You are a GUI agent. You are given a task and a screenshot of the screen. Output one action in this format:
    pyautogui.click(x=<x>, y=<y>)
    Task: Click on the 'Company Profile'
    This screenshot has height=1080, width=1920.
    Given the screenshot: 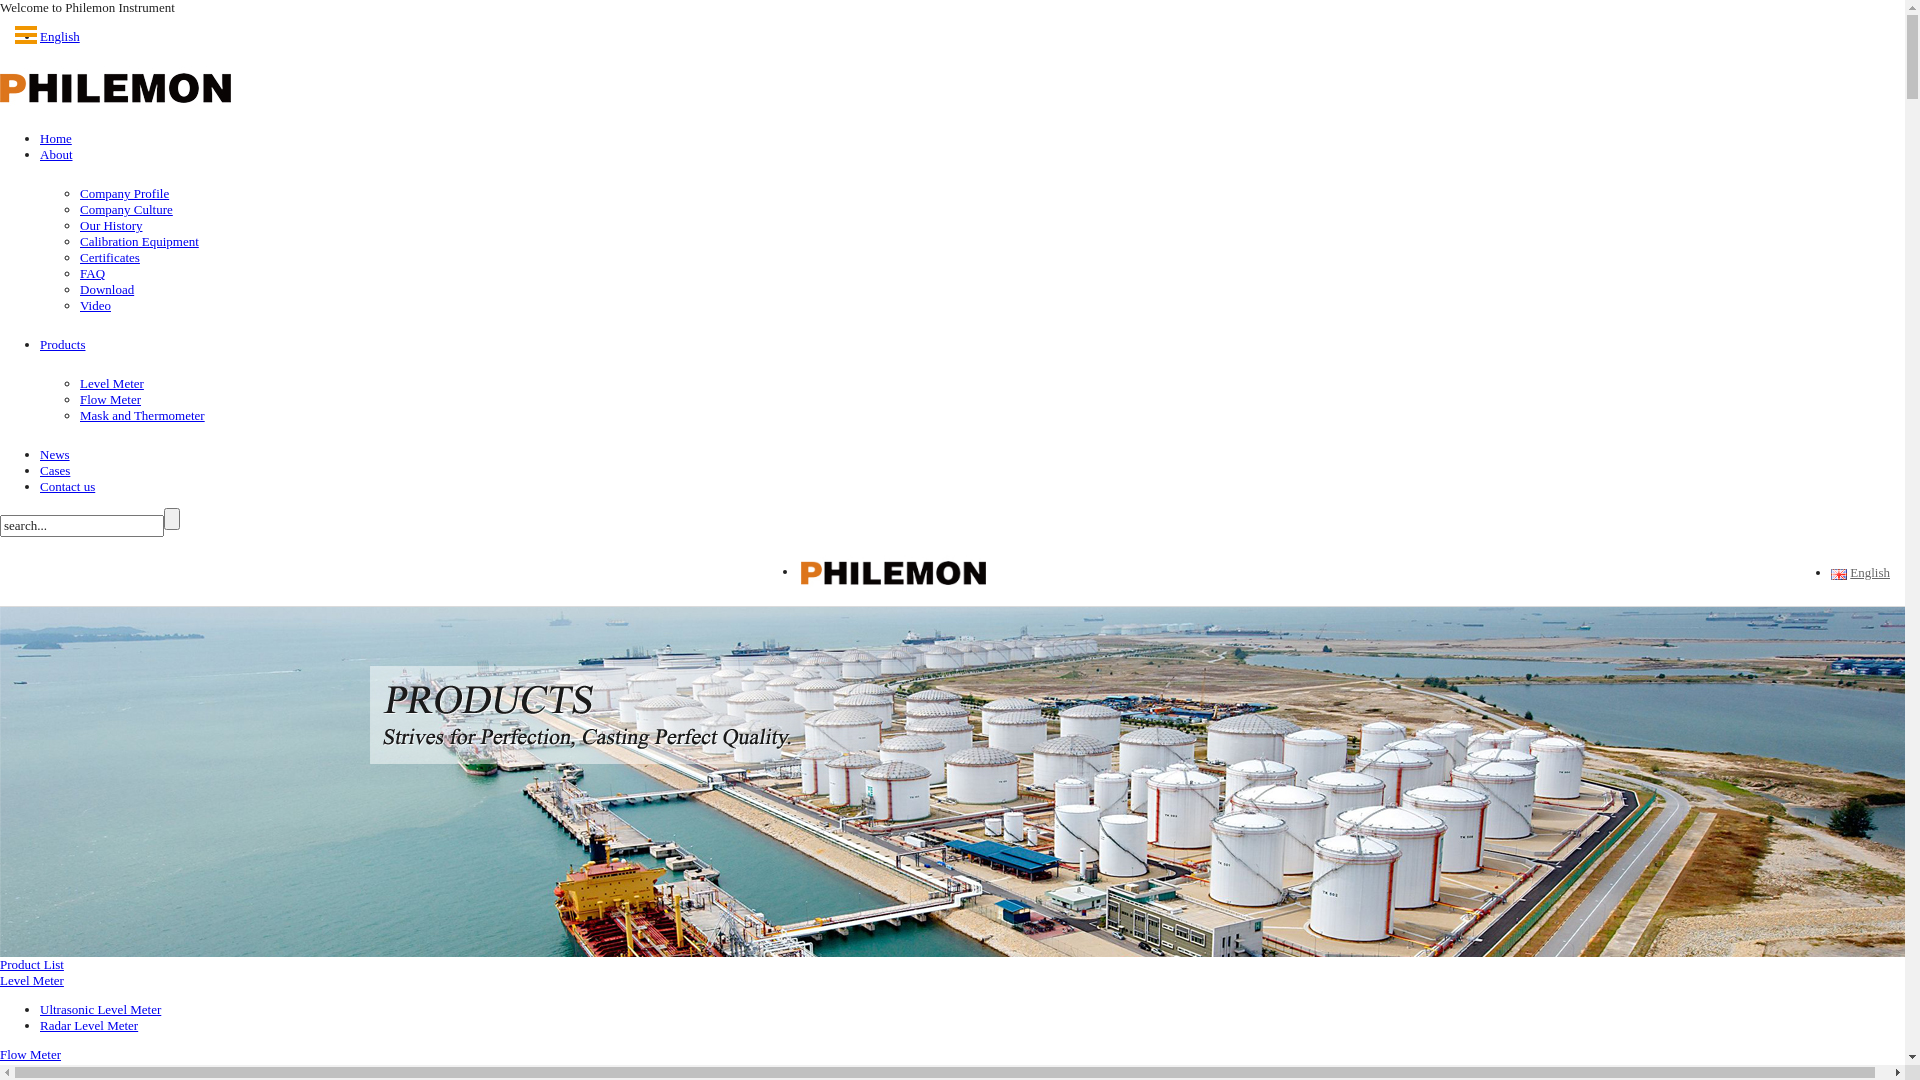 What is the action you would take?
    pyautogui.click(x=123, y=193)
    